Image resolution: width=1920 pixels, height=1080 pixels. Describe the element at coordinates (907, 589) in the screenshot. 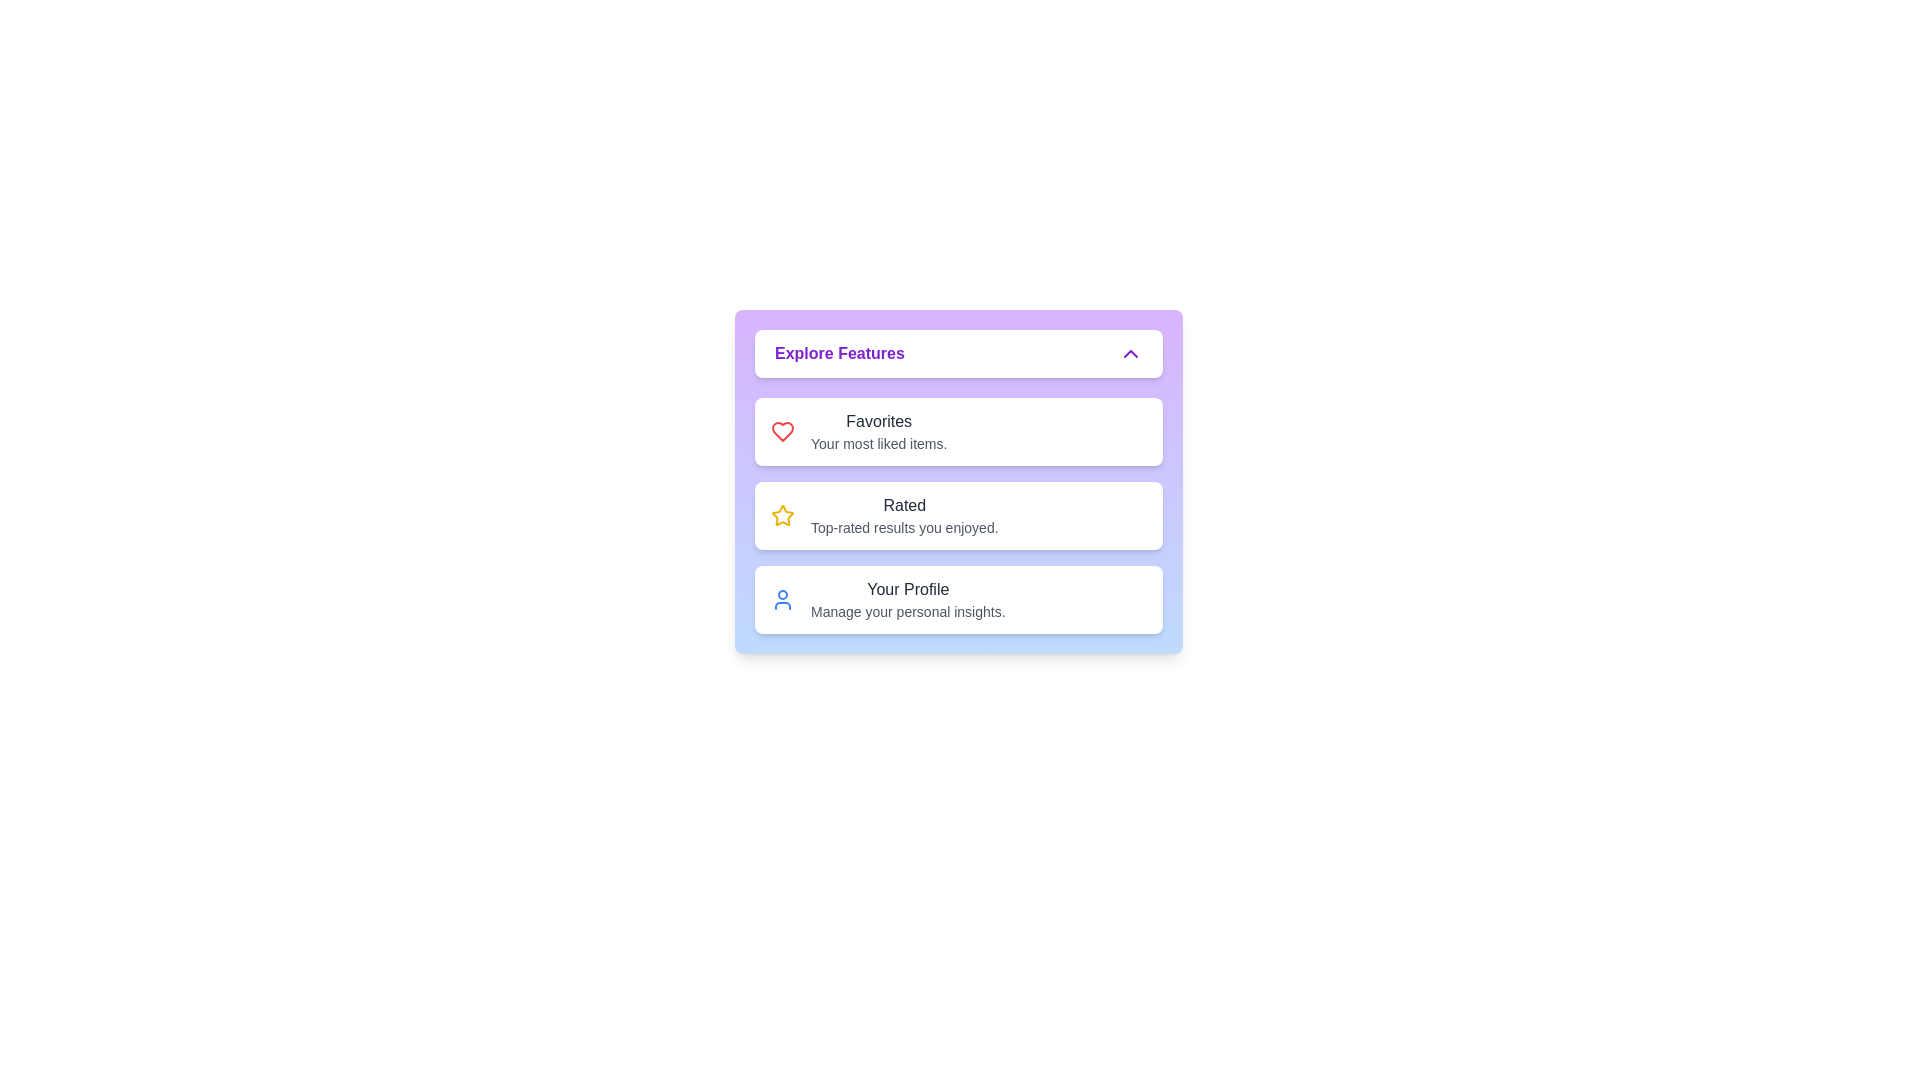

I see `the text label titled 'Your Profile' that serves as a title for a section in the 'Explore Features' card, located below 'Favorites' and 'Rated'` at that location.